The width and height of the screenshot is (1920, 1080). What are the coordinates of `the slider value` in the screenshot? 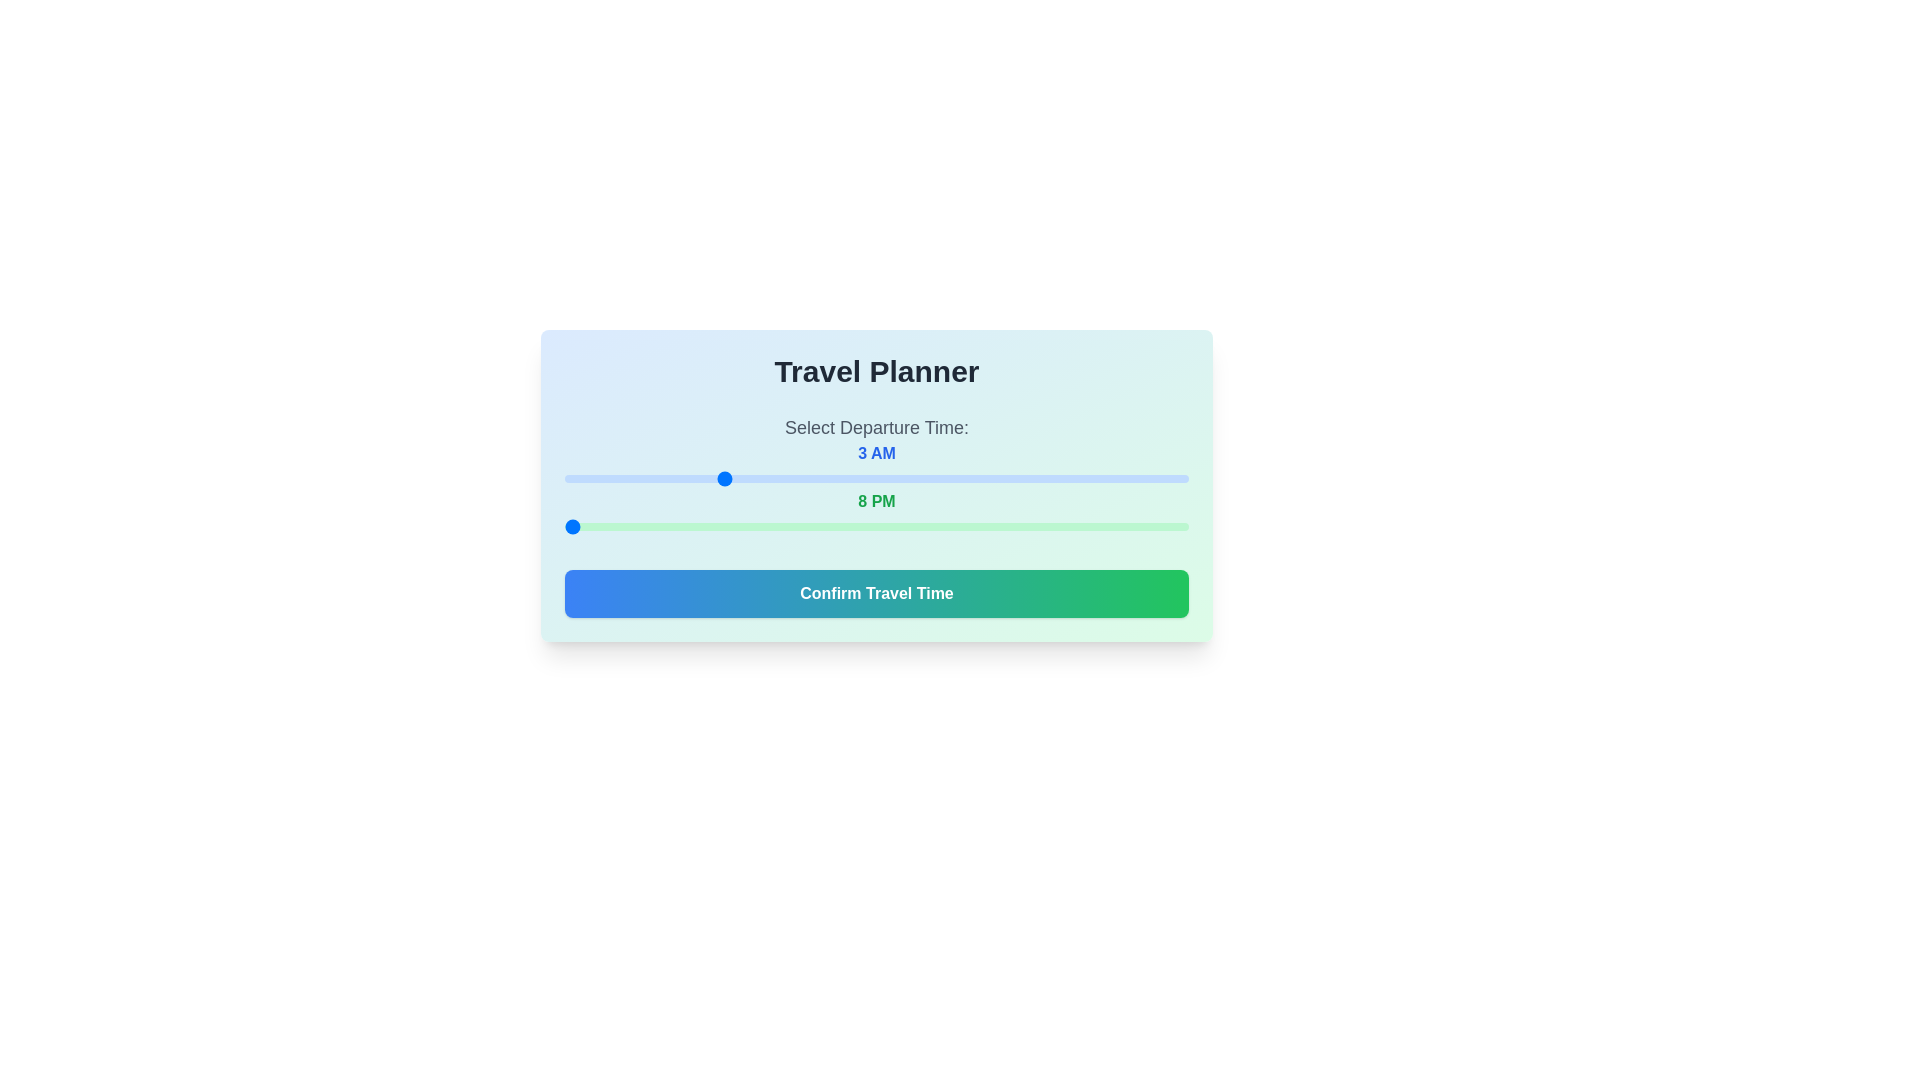 It's located at (877, 526).